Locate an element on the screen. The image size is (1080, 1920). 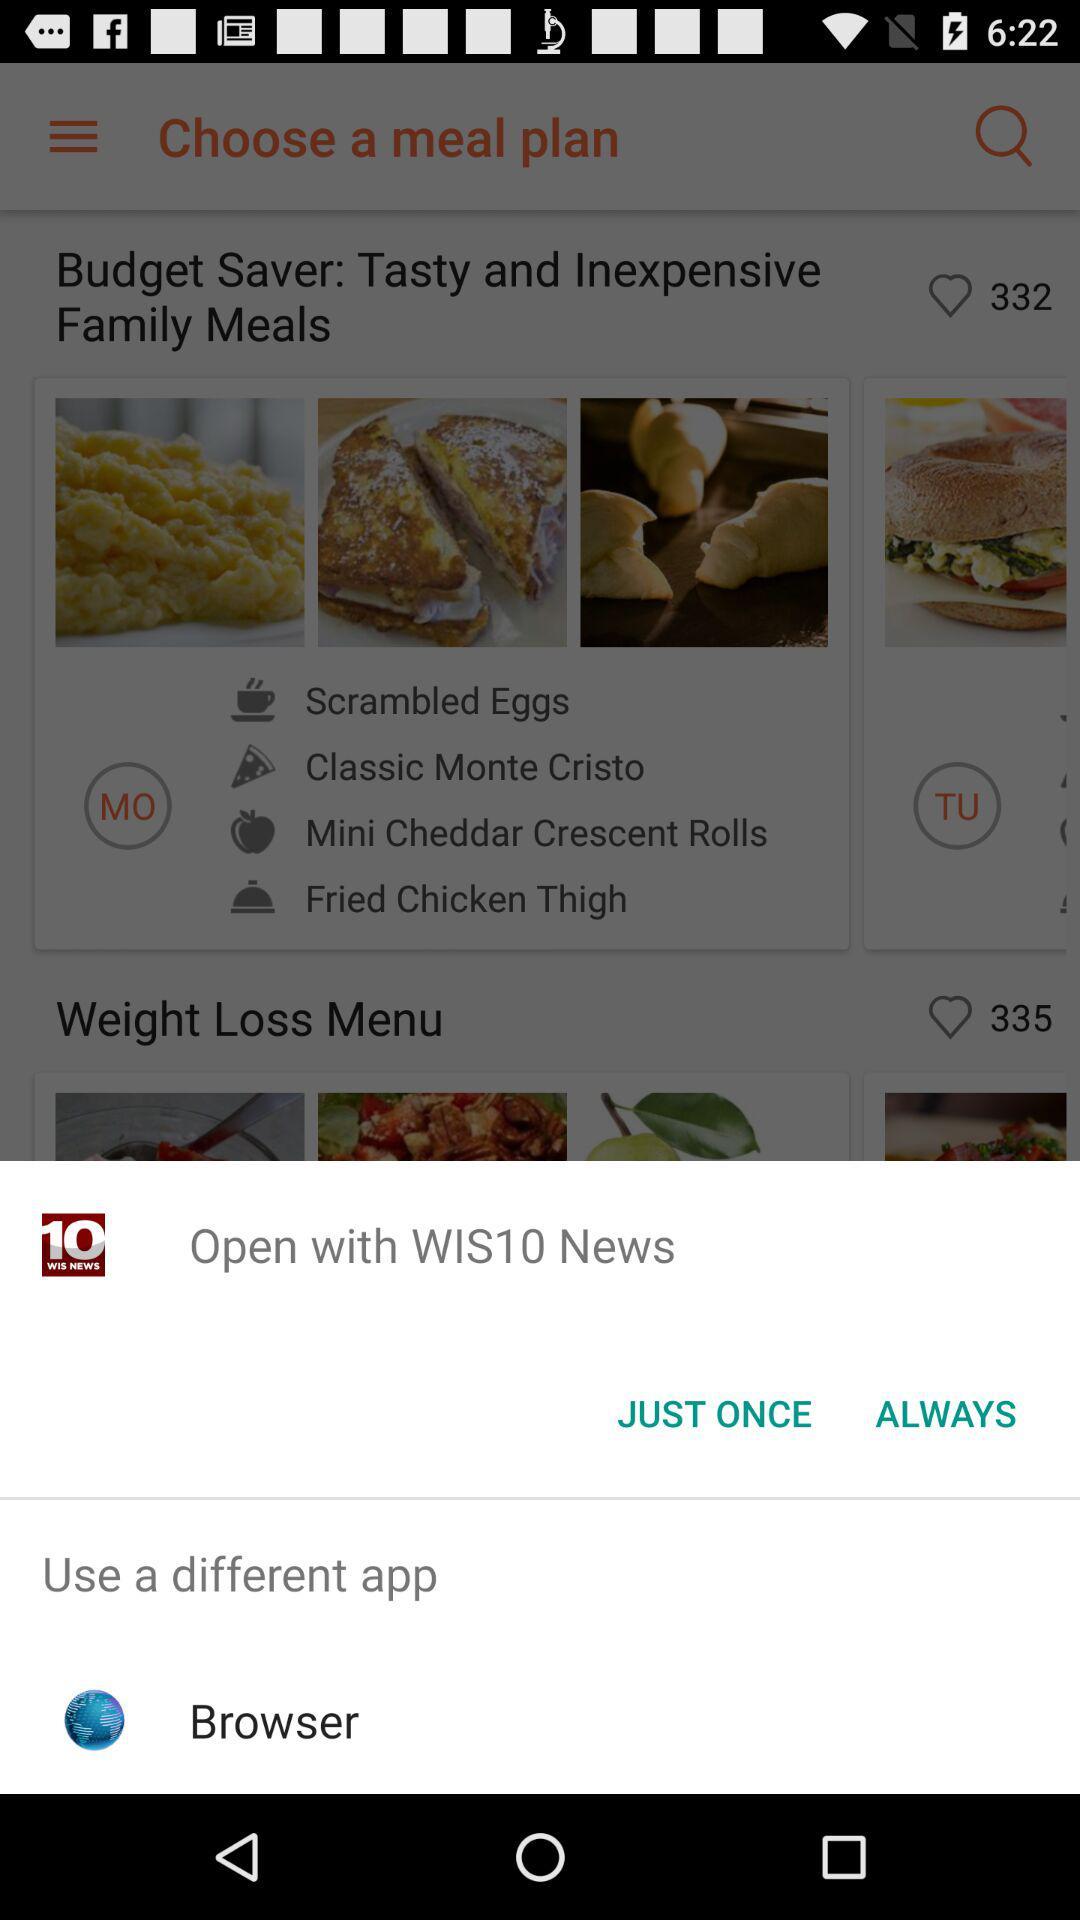
the just once is located at coordinates (713, 1411).